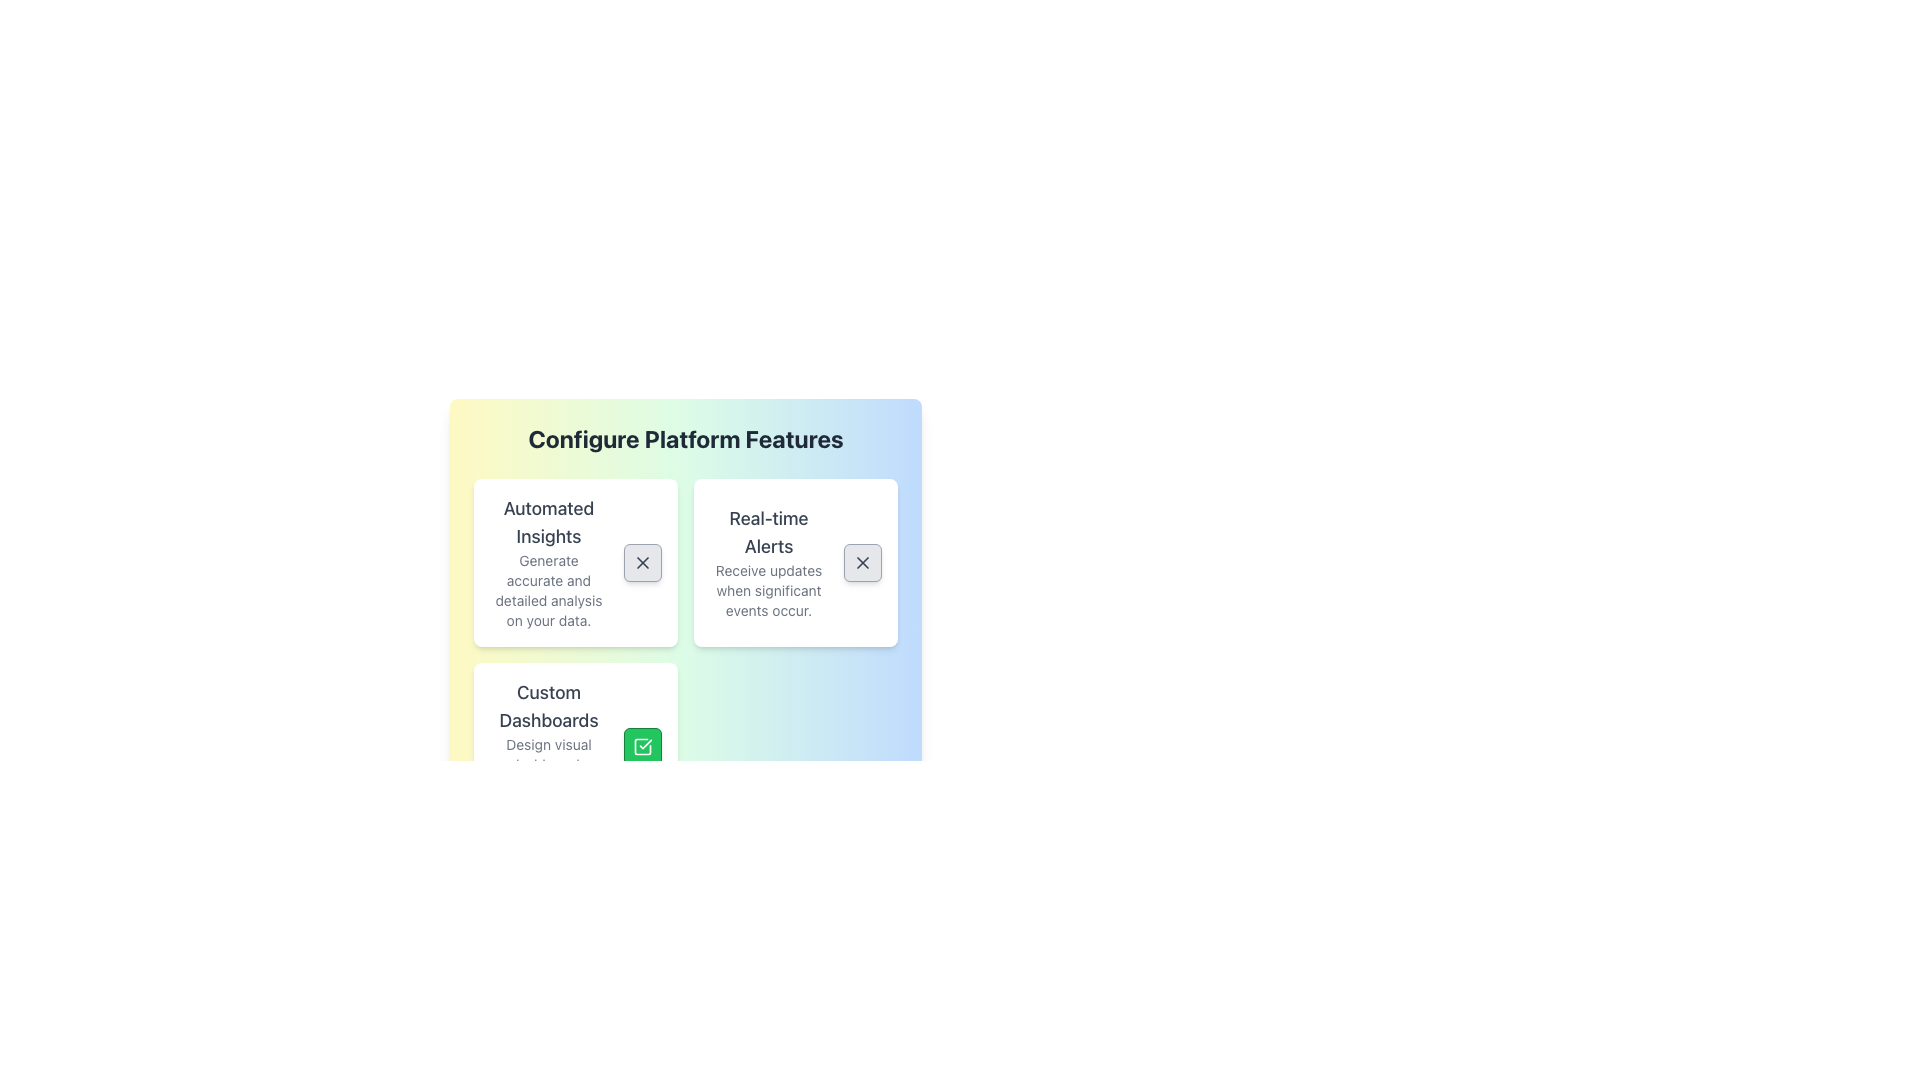  I want to click on the Icon Button located in the top-right corner of the 'Real-time Alerts' card, so click(863, 563).